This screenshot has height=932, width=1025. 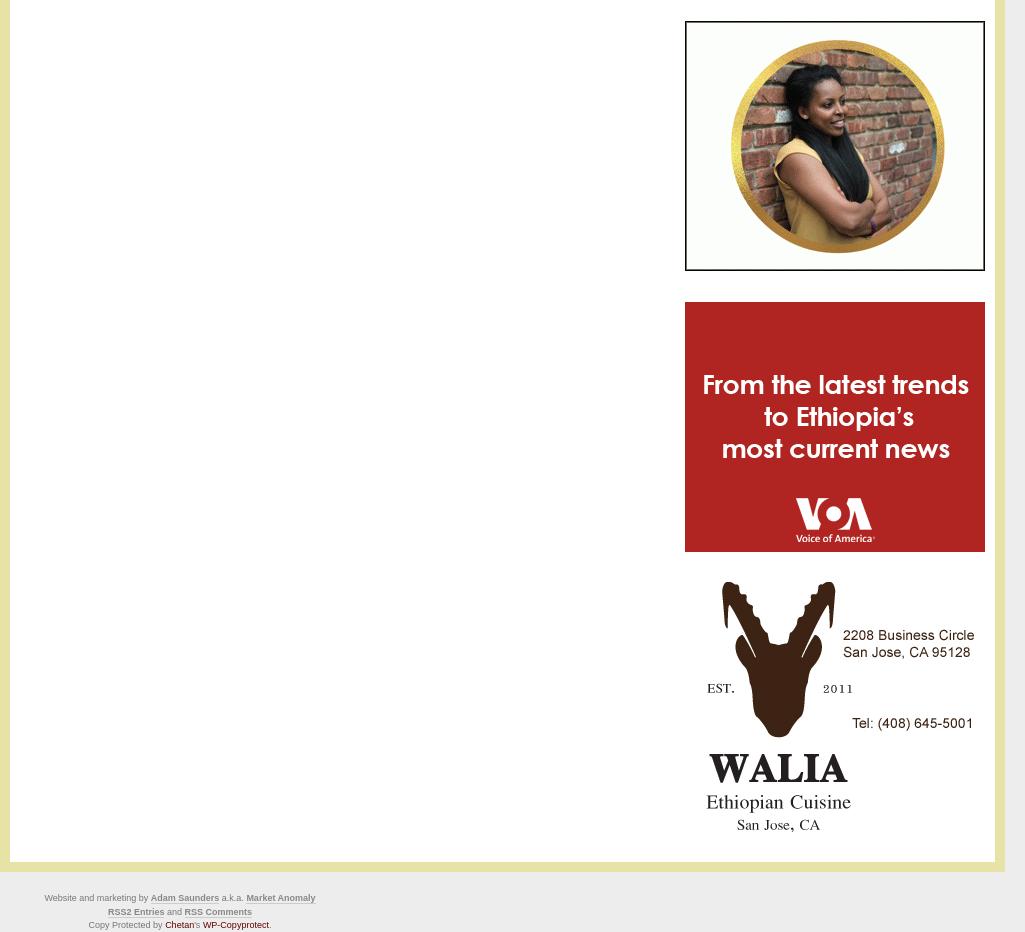 I want to click on '.', so click(x=268, y=925).